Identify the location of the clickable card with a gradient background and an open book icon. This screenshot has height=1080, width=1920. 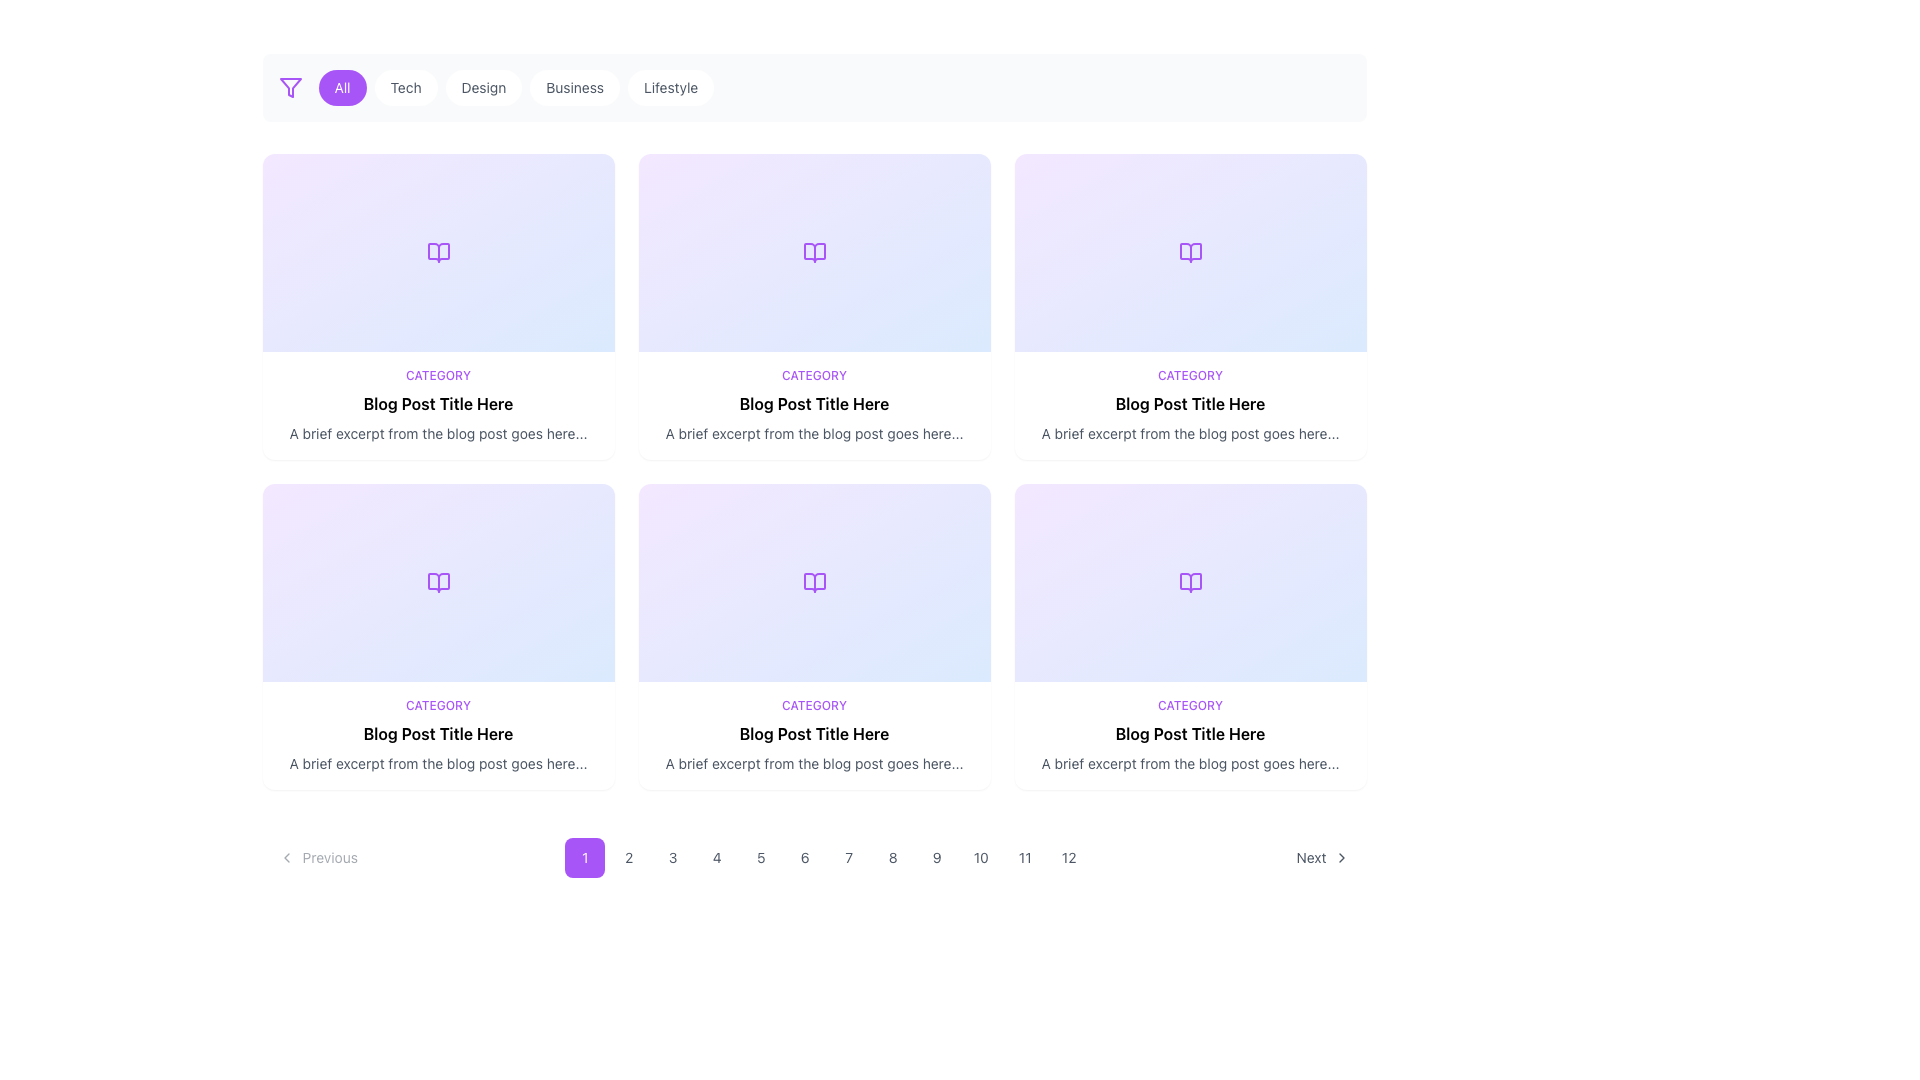
(1190, 307).